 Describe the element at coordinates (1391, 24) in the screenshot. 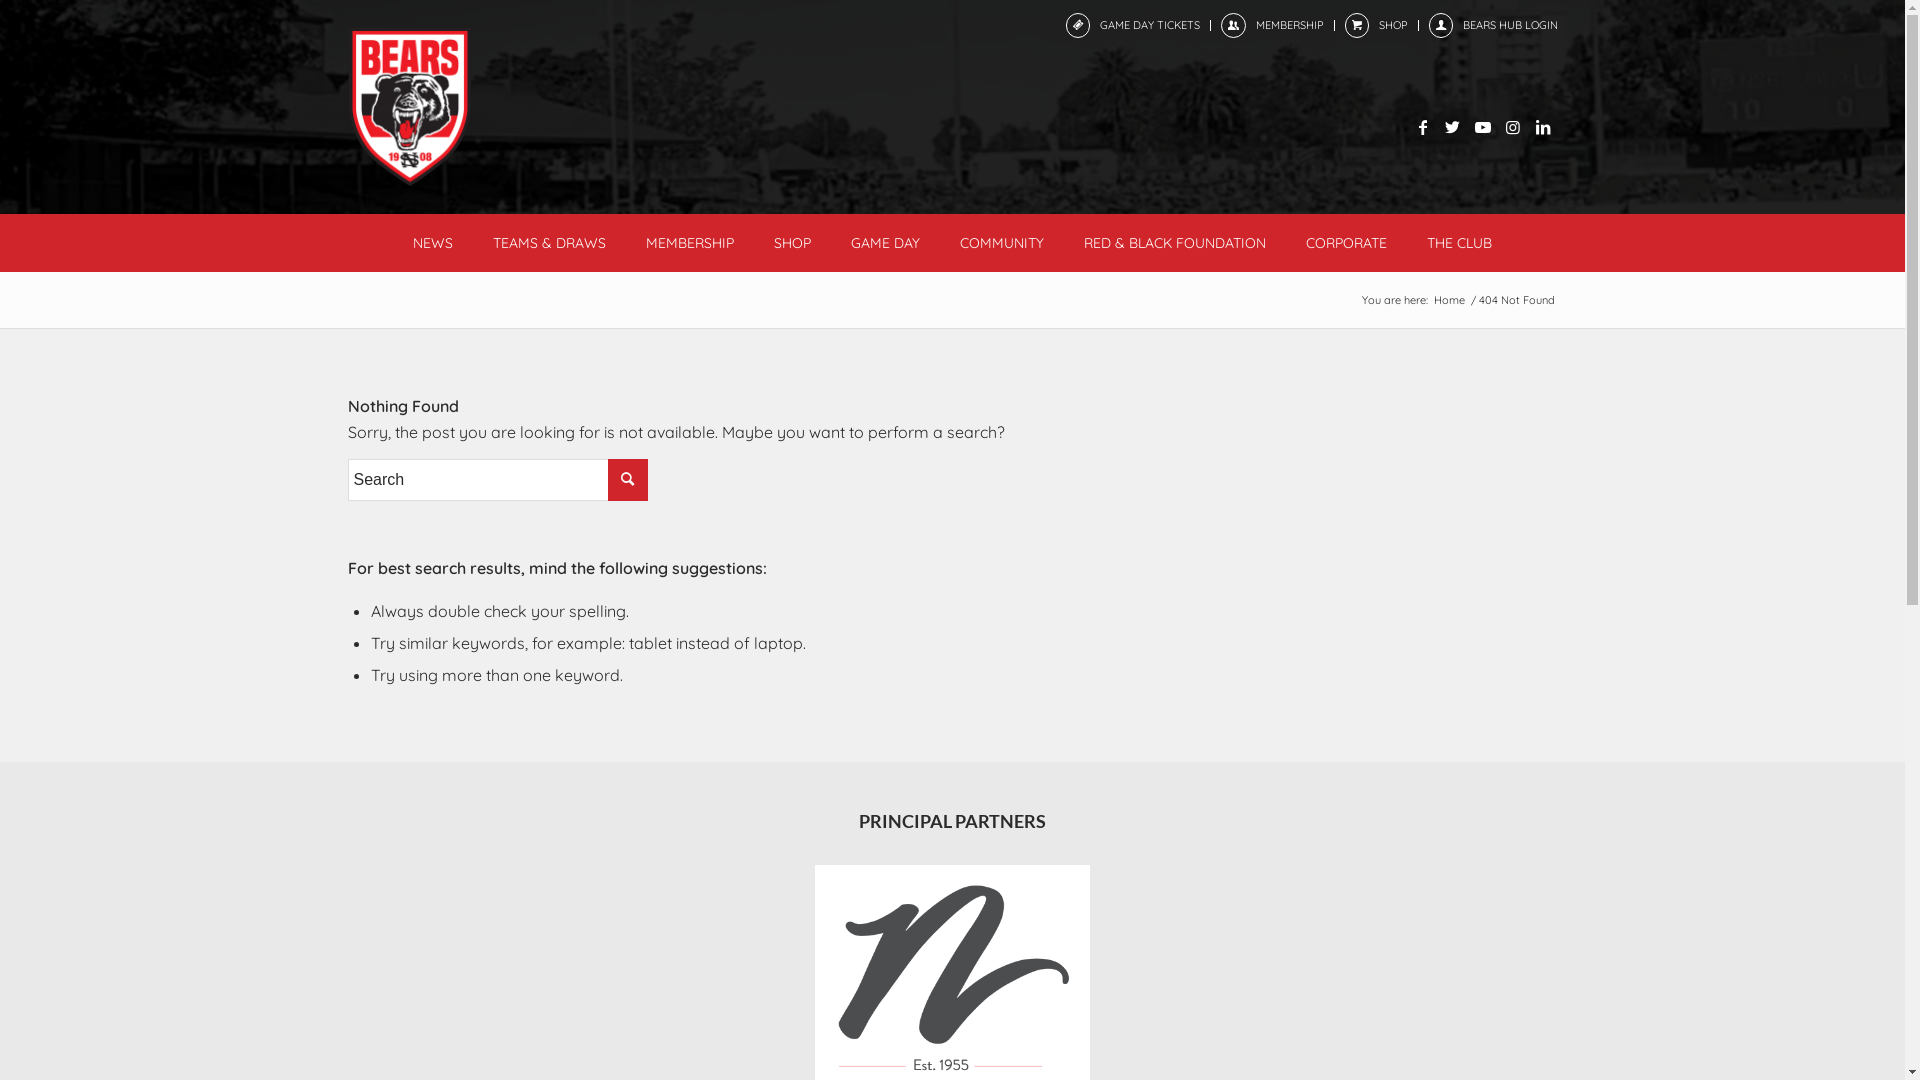

I see `'SHOP'` at that location.